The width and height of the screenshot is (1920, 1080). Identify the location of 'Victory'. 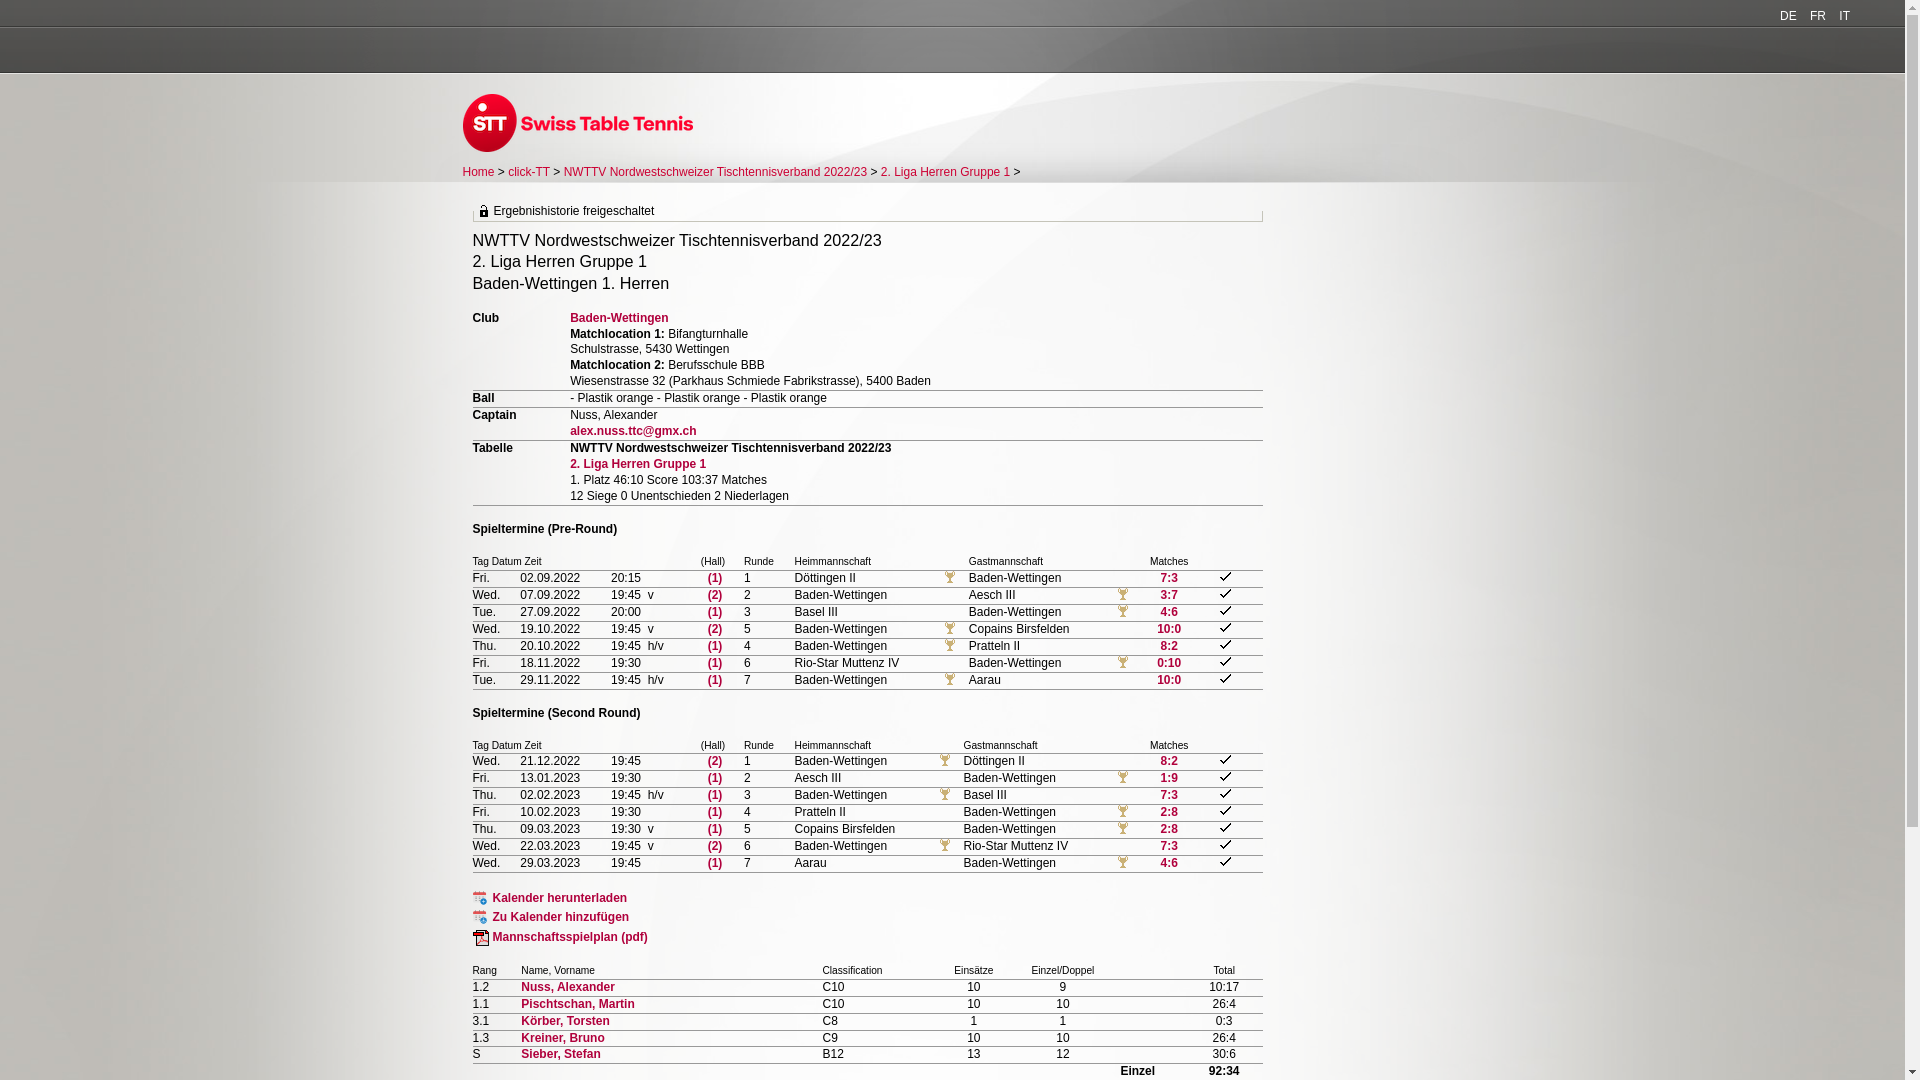
(1123, 862).